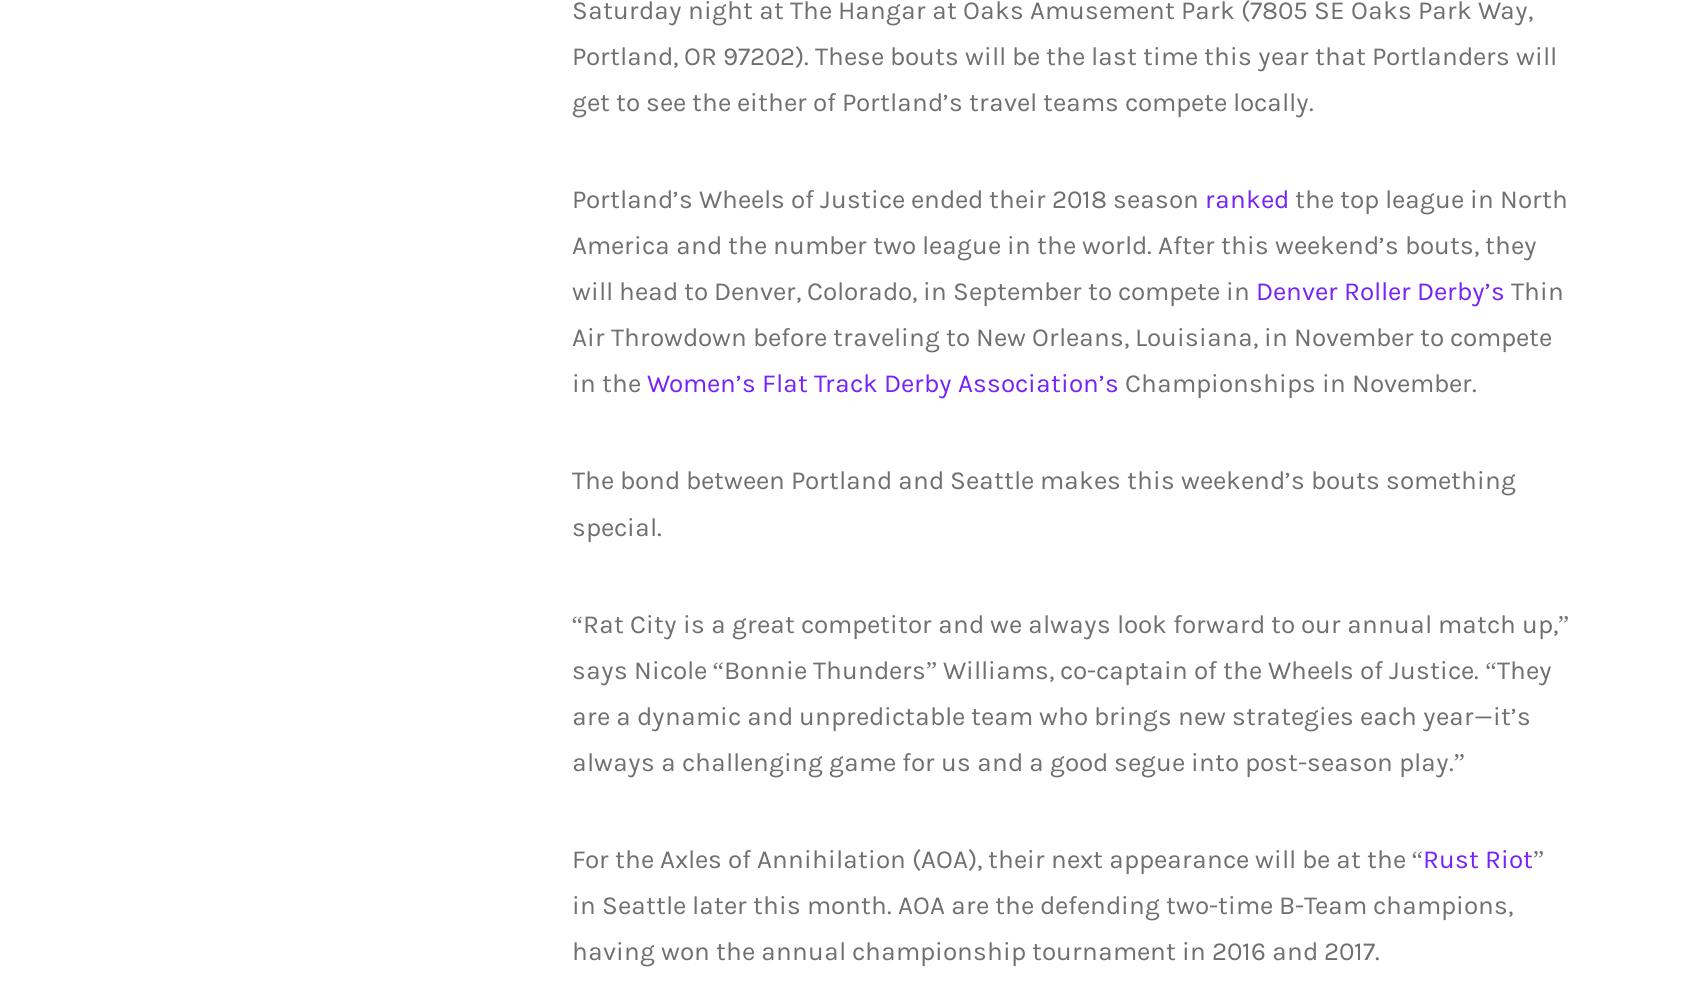  Describe the element at coordinates (1296, 383) in the screenshot. I see `'Championships in November.'` at that location.